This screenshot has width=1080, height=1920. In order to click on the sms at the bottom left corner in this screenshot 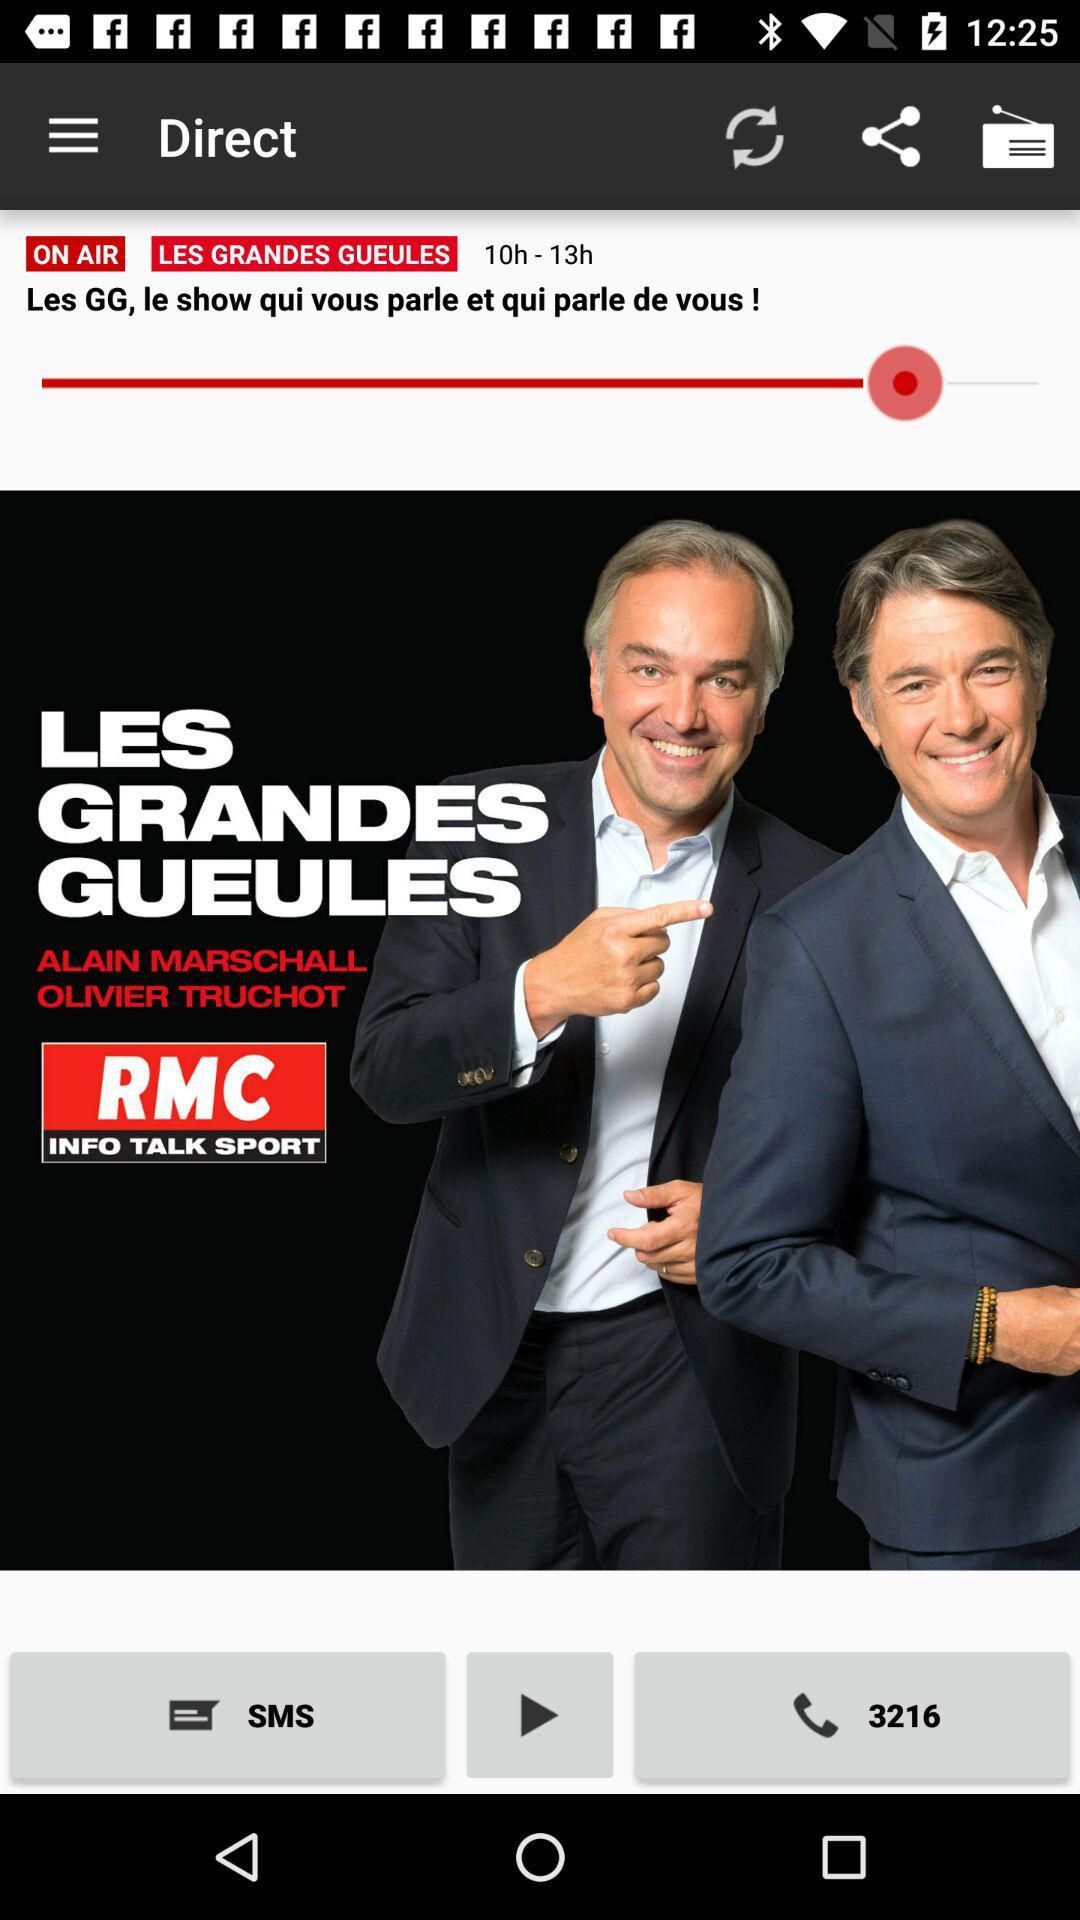, I will do `click(226, 1714)`.